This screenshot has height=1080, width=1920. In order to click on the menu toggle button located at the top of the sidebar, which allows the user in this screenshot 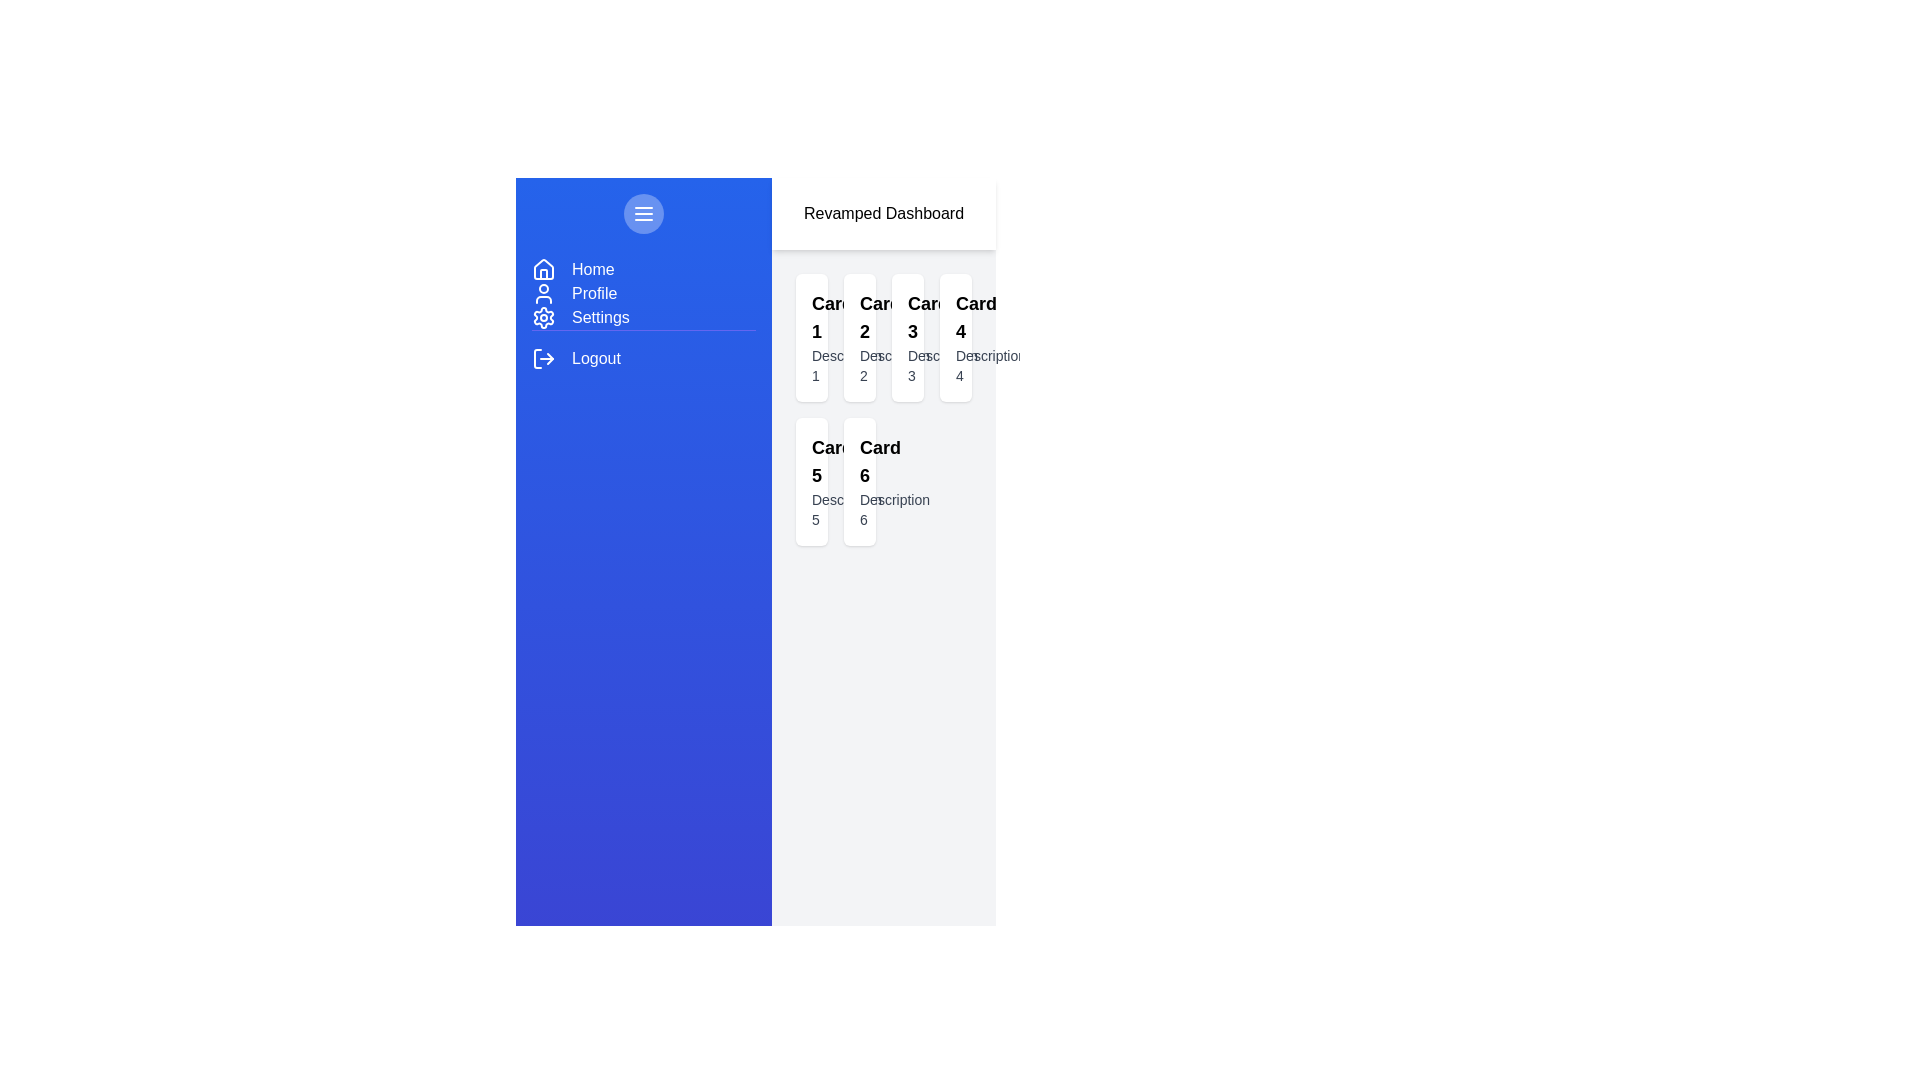, I will do `click(643, 213)`.